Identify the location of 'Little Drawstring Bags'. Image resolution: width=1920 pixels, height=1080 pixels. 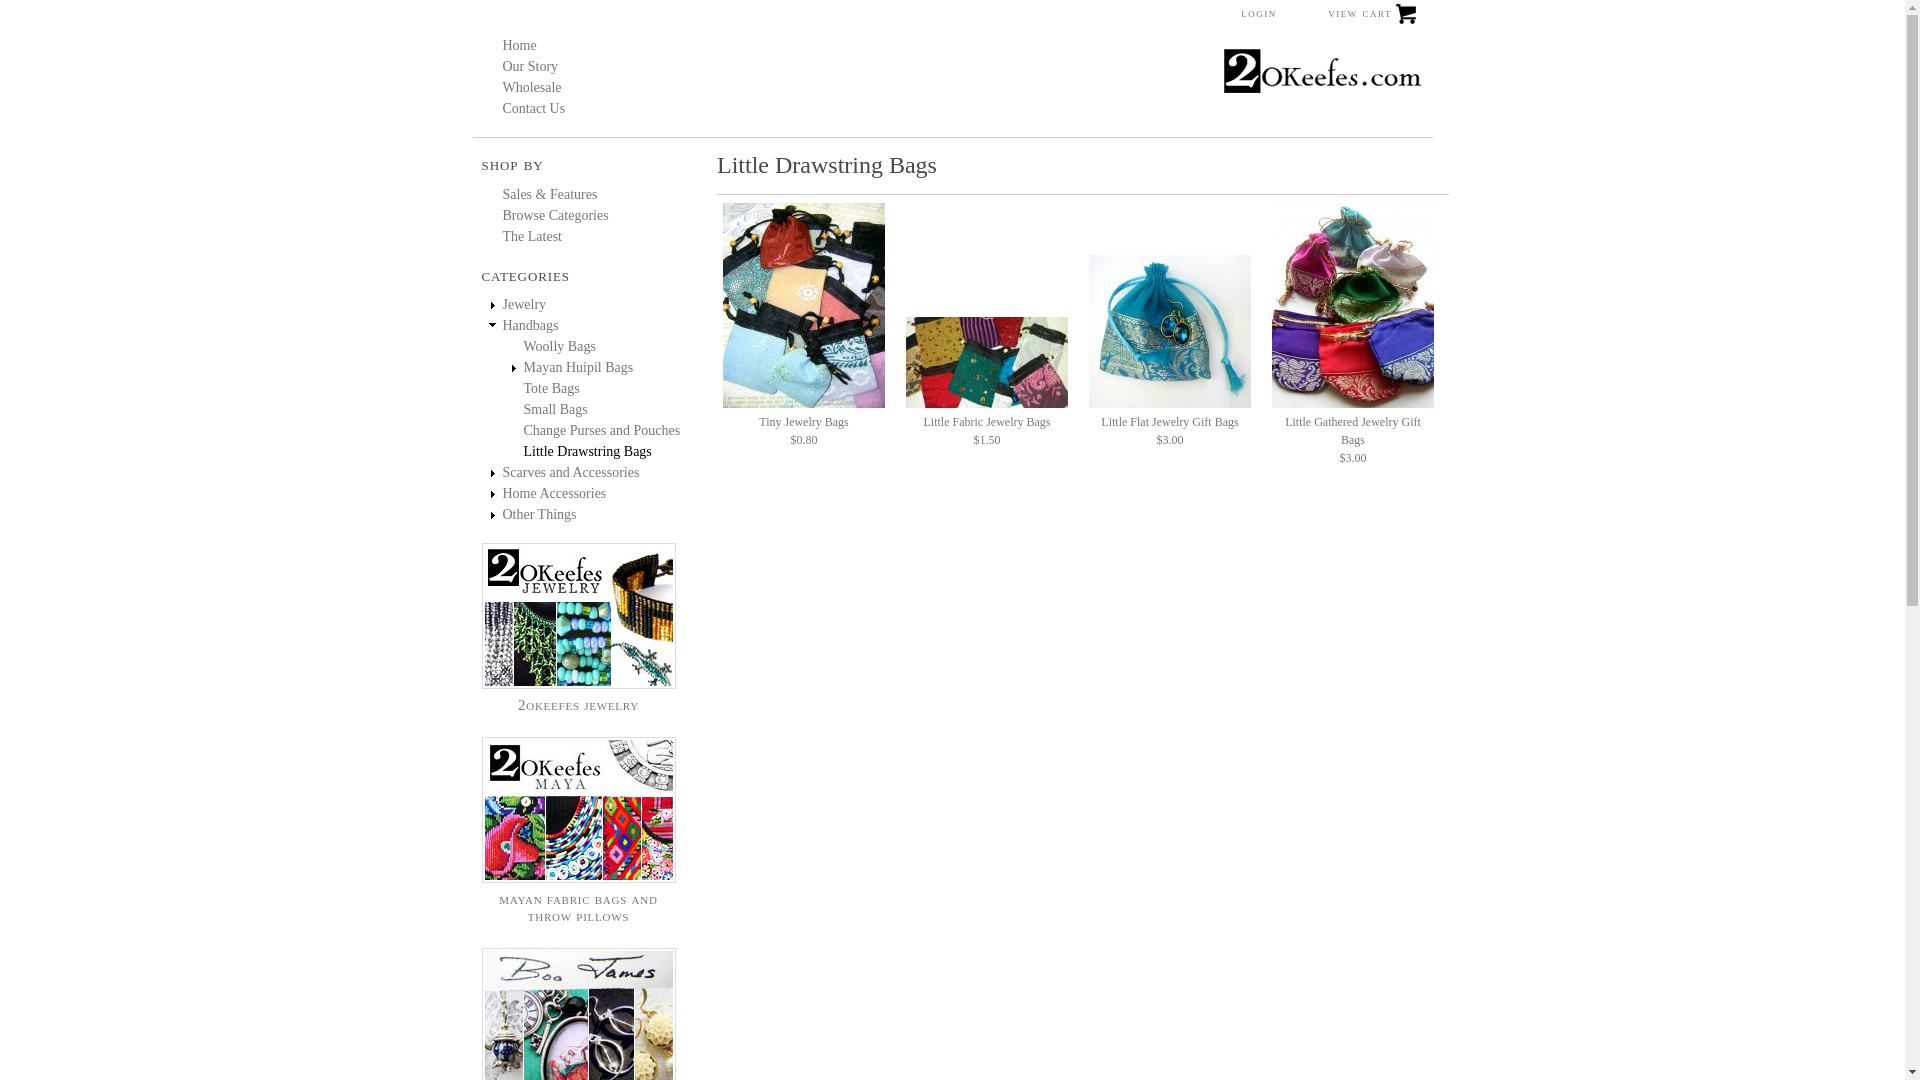
(587, 451).